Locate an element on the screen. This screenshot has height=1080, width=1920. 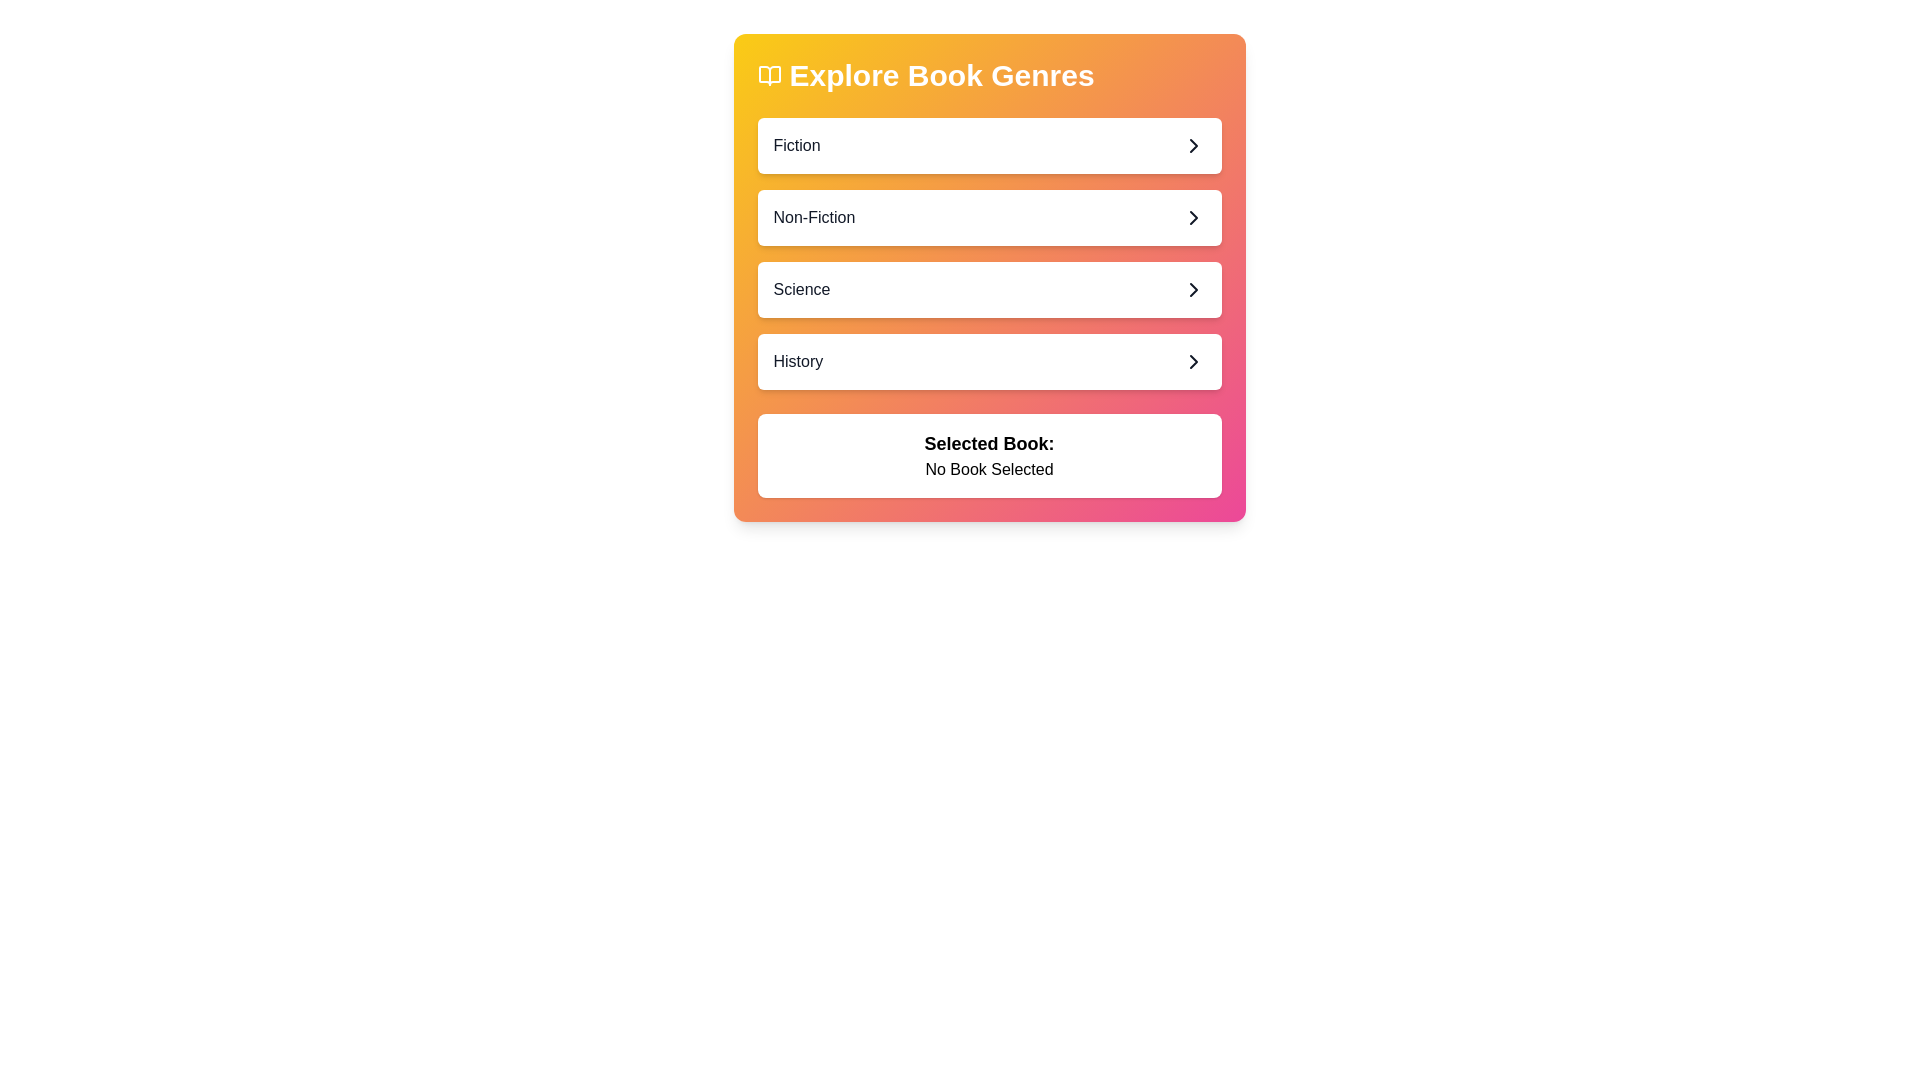
the Text header with an accompanying icon that serves as a title for selecting book genres, located at the top-left corner of the gradient background card is located at coordinates (989, 75).